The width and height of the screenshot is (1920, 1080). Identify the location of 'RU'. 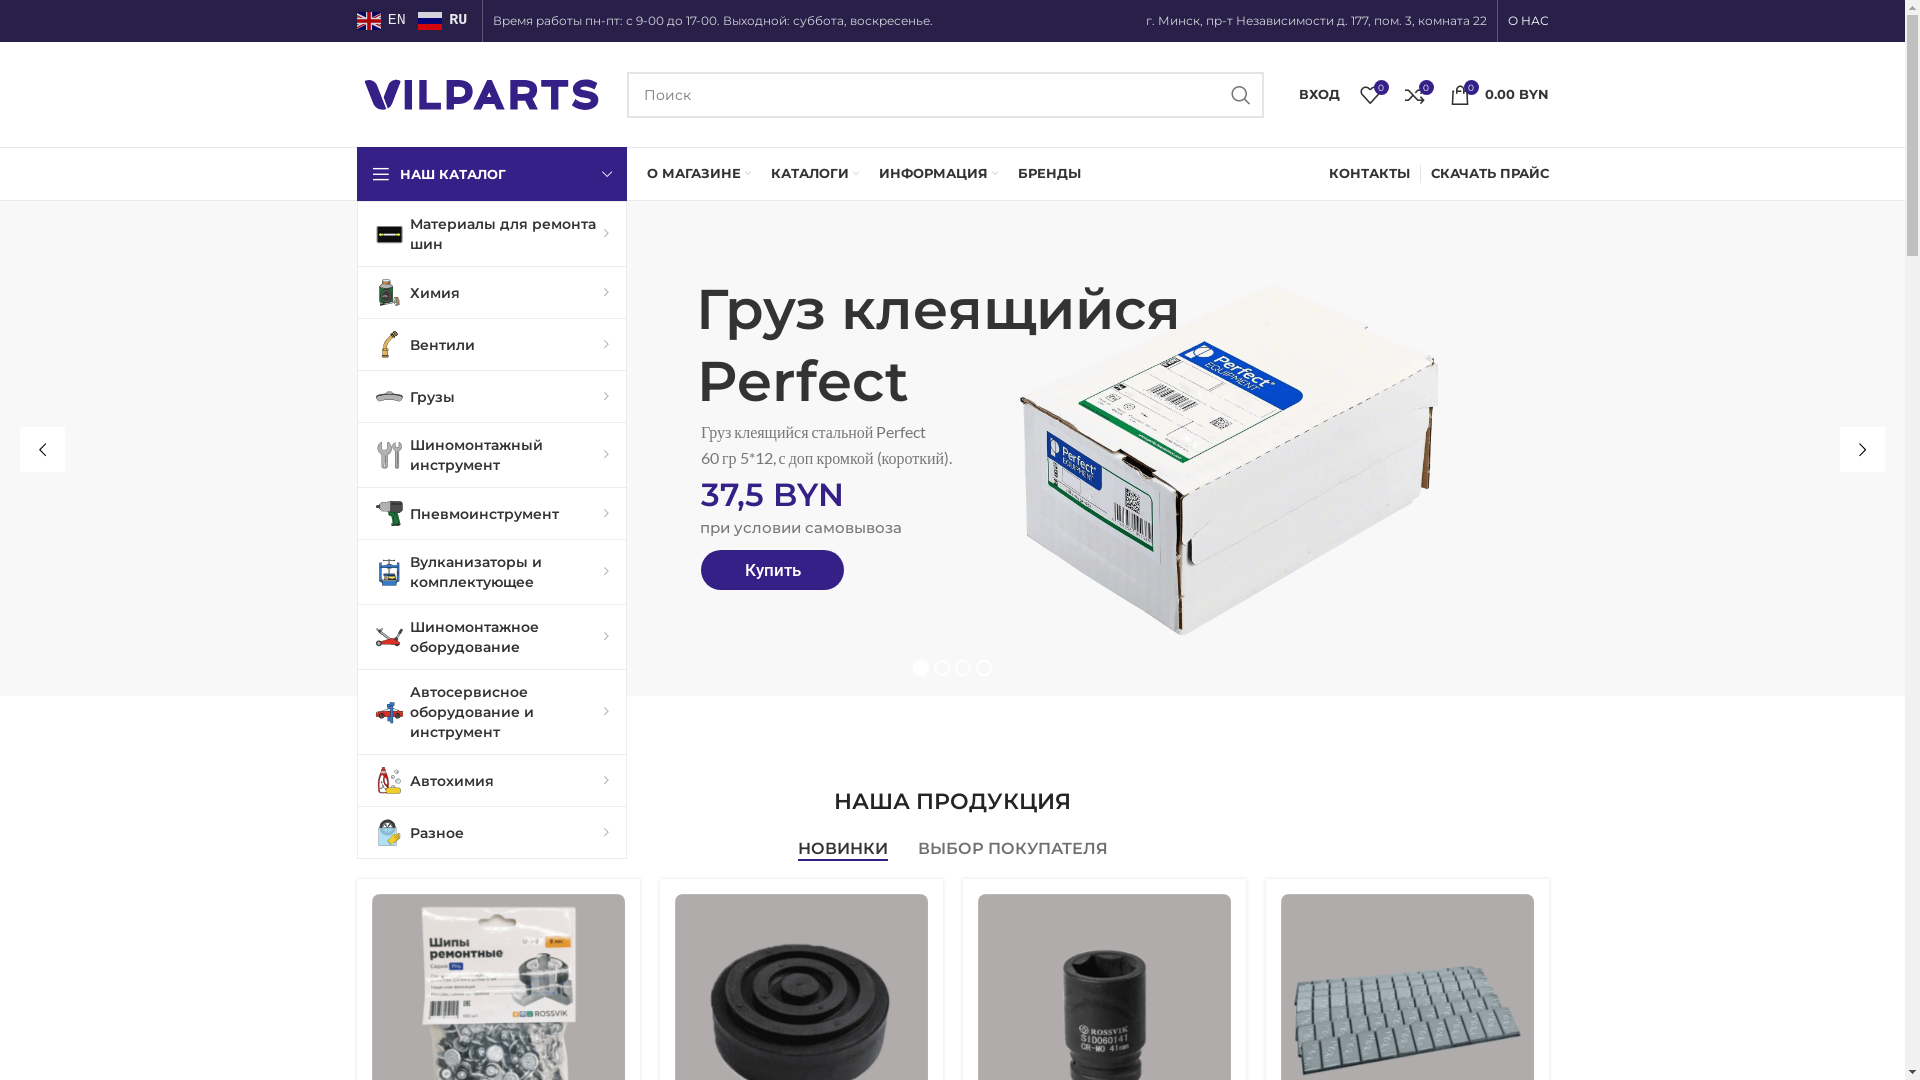
(416, 20).